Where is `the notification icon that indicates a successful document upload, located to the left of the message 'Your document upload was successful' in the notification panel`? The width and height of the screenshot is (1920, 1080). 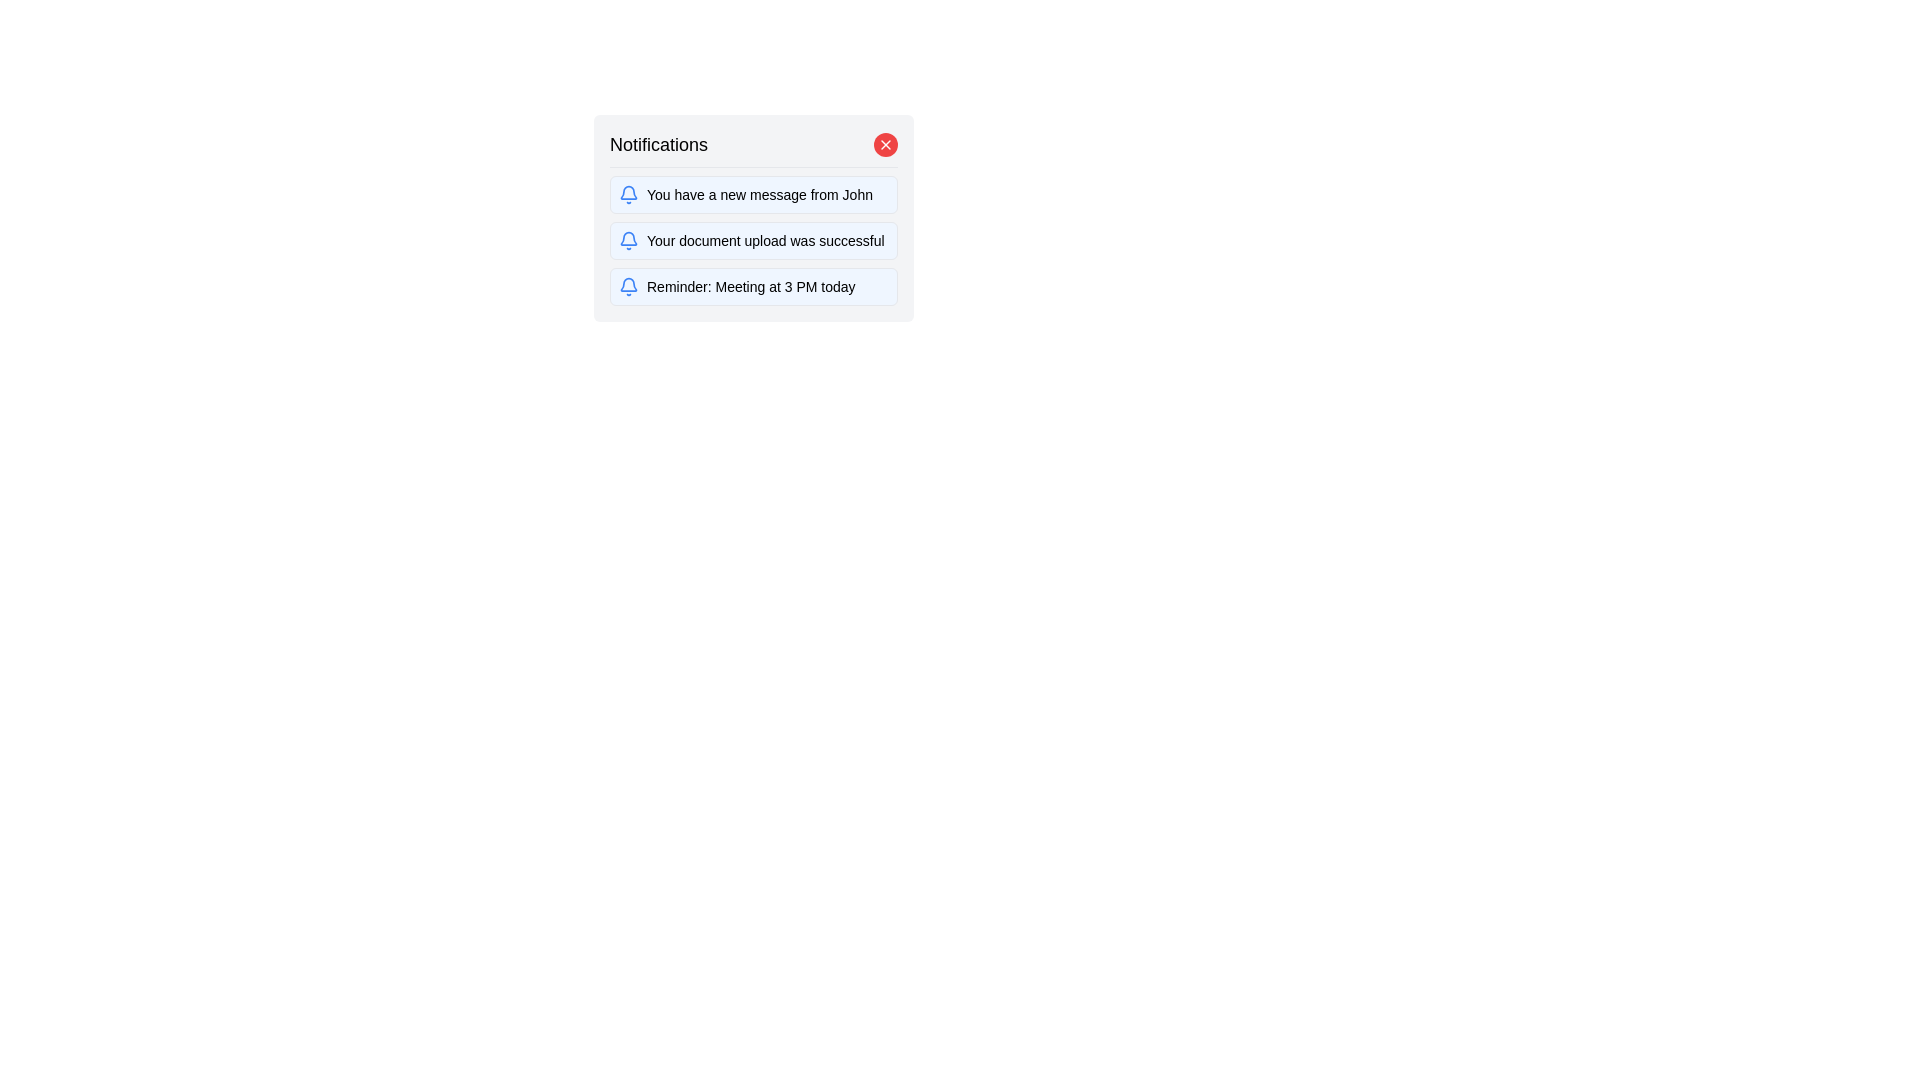
the notification icon that indicates a successful document upload, located to the left of the message 'Your document upload was successful' in the notification panel is located at coordinates (627, 239).